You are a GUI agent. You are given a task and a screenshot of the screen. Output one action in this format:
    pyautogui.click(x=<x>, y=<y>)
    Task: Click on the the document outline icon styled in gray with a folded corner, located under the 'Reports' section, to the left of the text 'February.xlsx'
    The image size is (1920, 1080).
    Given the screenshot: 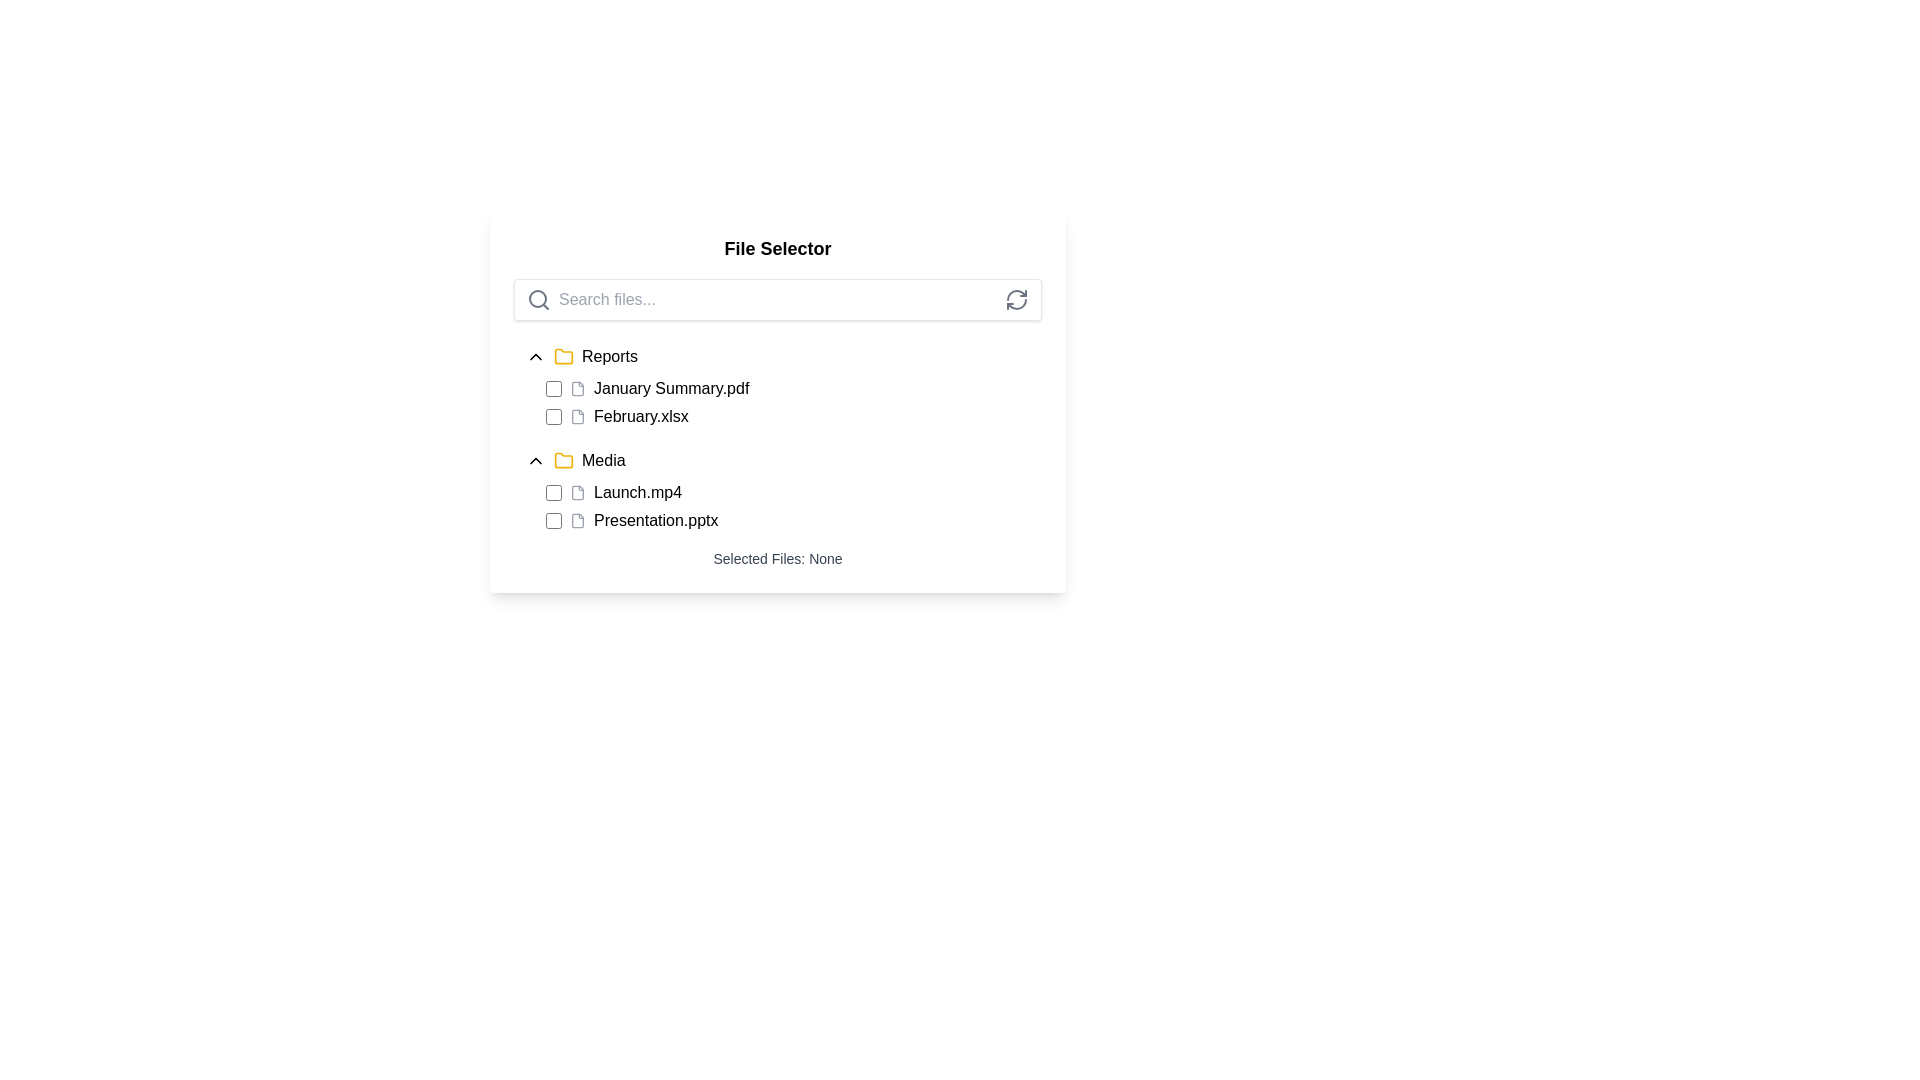 What is the action you would take?
    pyautogui.click(x=576, y=415)
    